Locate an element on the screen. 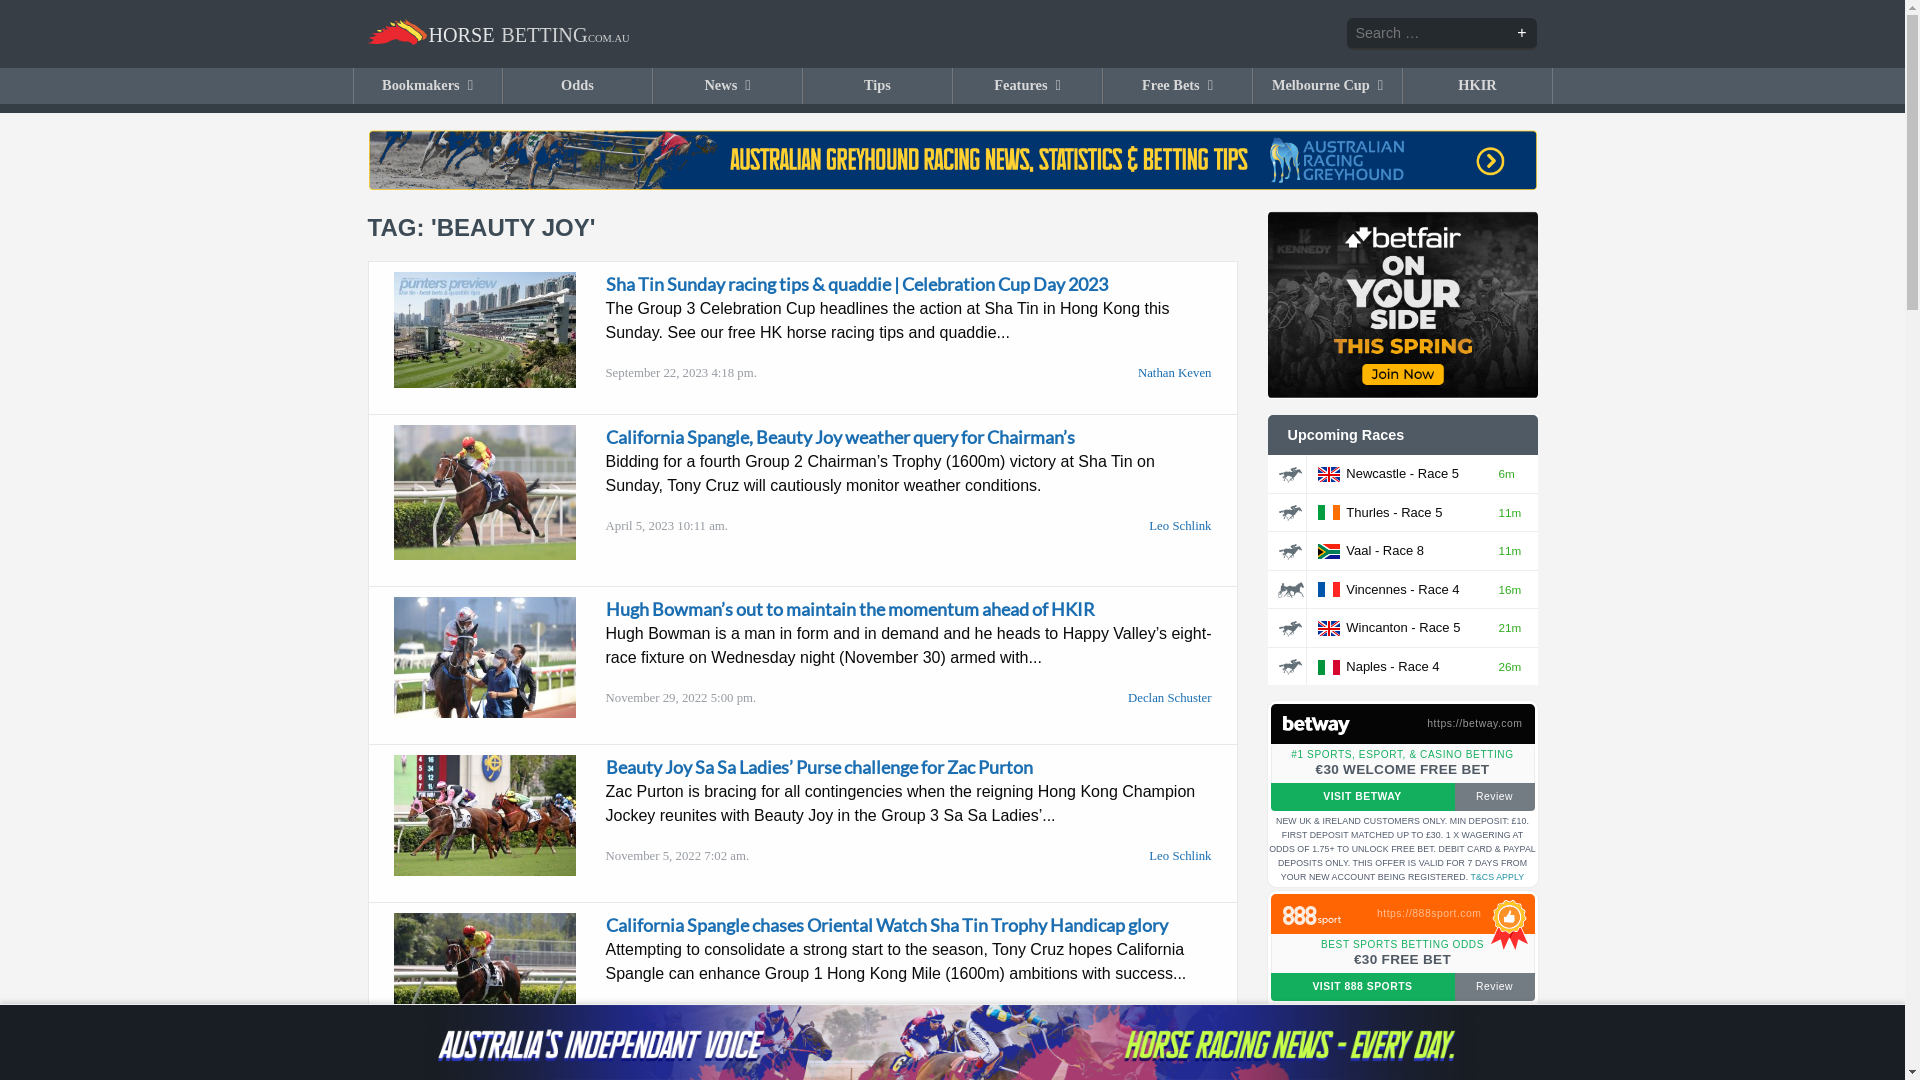 This screenshot has height=1080, width=1920. 'Tips' is located at coordinates (878, 84).